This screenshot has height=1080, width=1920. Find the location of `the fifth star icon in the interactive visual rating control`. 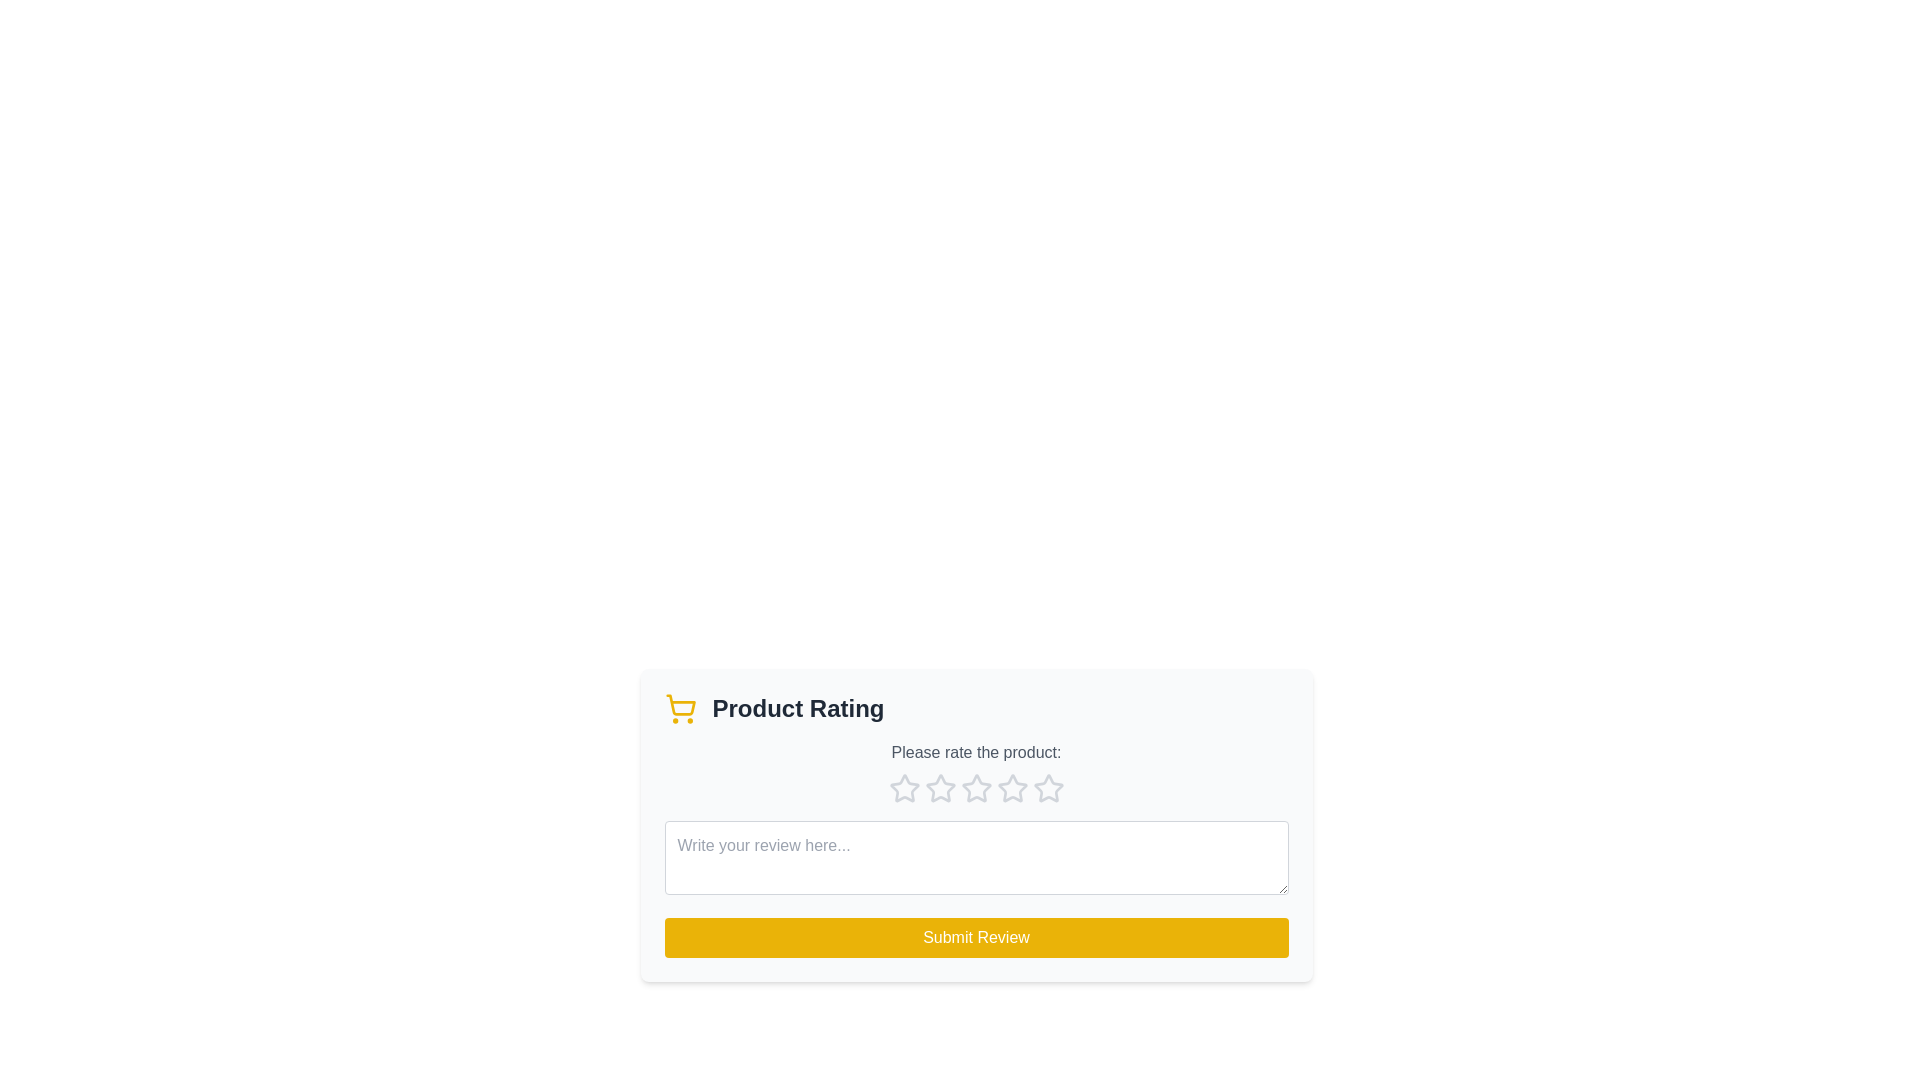

the fifth star icon in the interactive visual rating control is located at coordinates (1047, 788).